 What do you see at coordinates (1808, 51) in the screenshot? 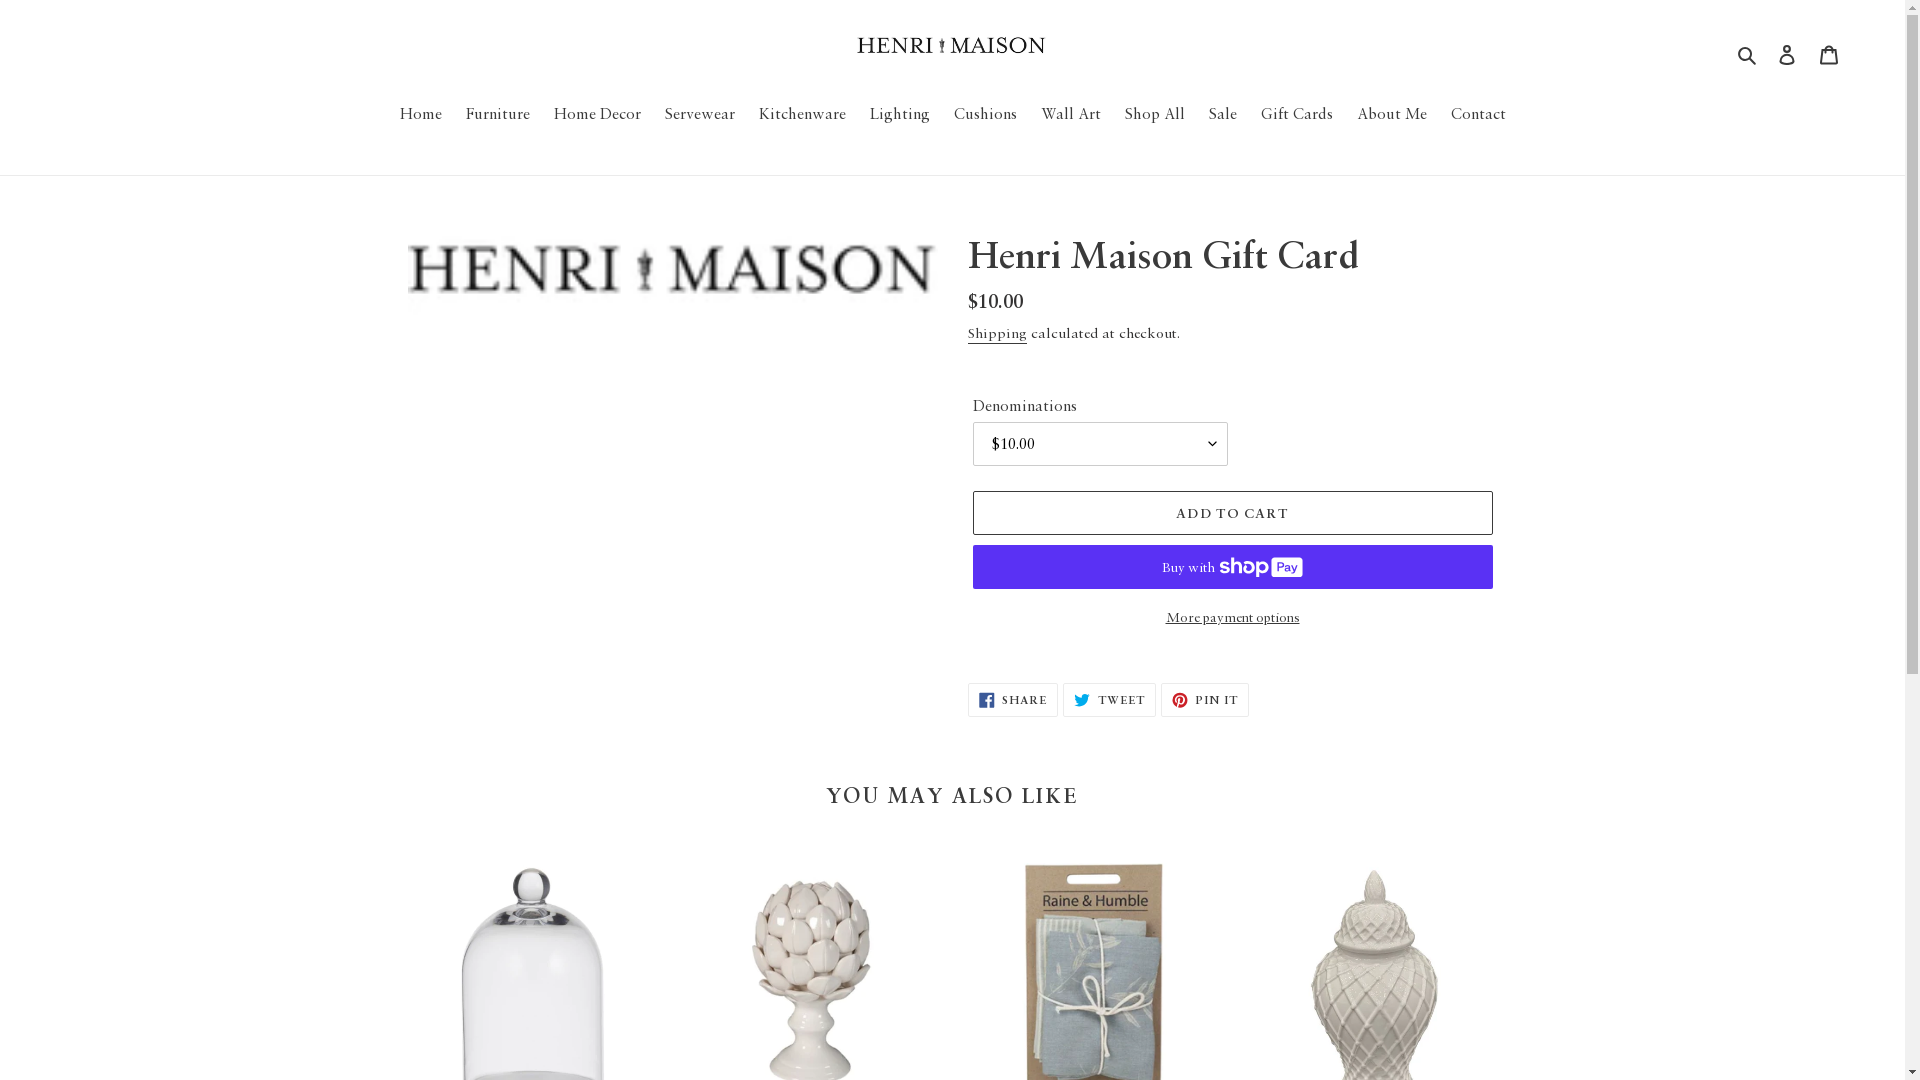
I see `'Cart'` at bounding box center [1808, 51].